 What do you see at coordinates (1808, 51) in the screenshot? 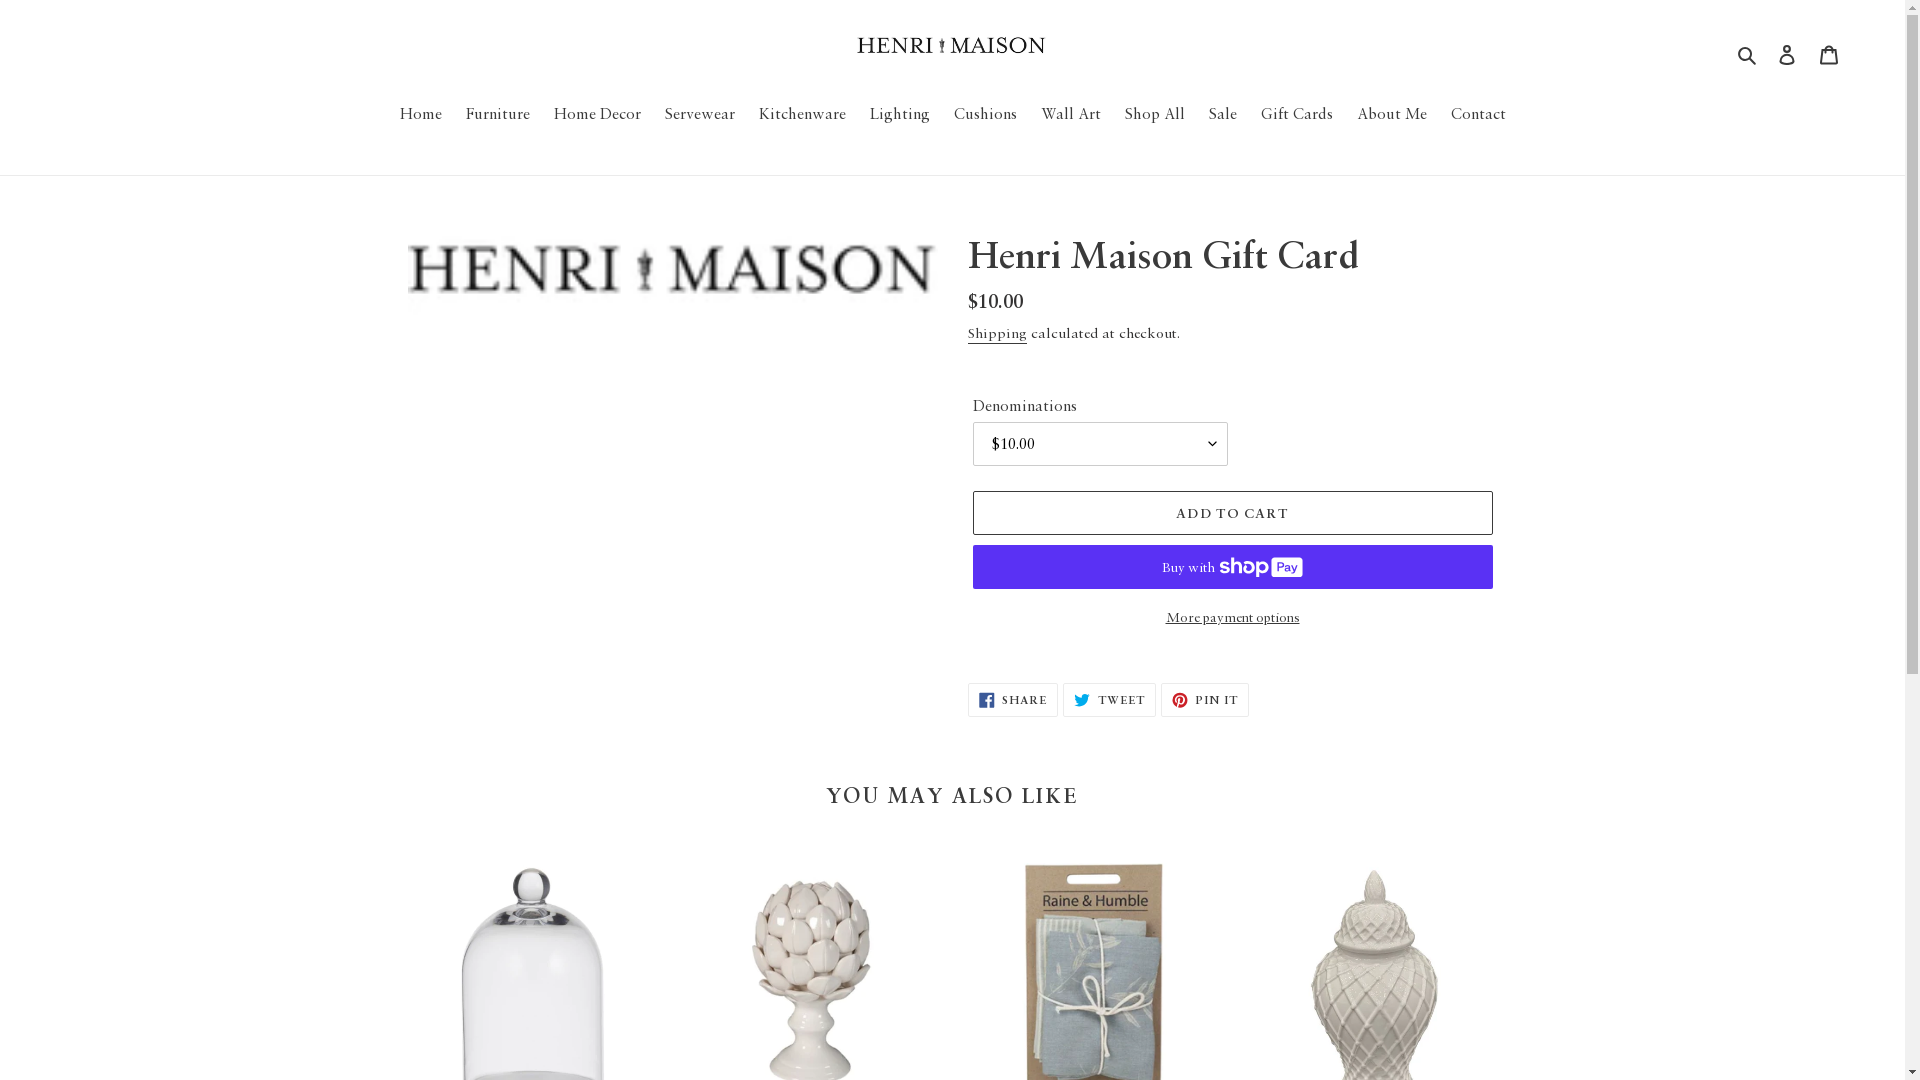
I see `'Cart'` at bounding box center [1808, 51].